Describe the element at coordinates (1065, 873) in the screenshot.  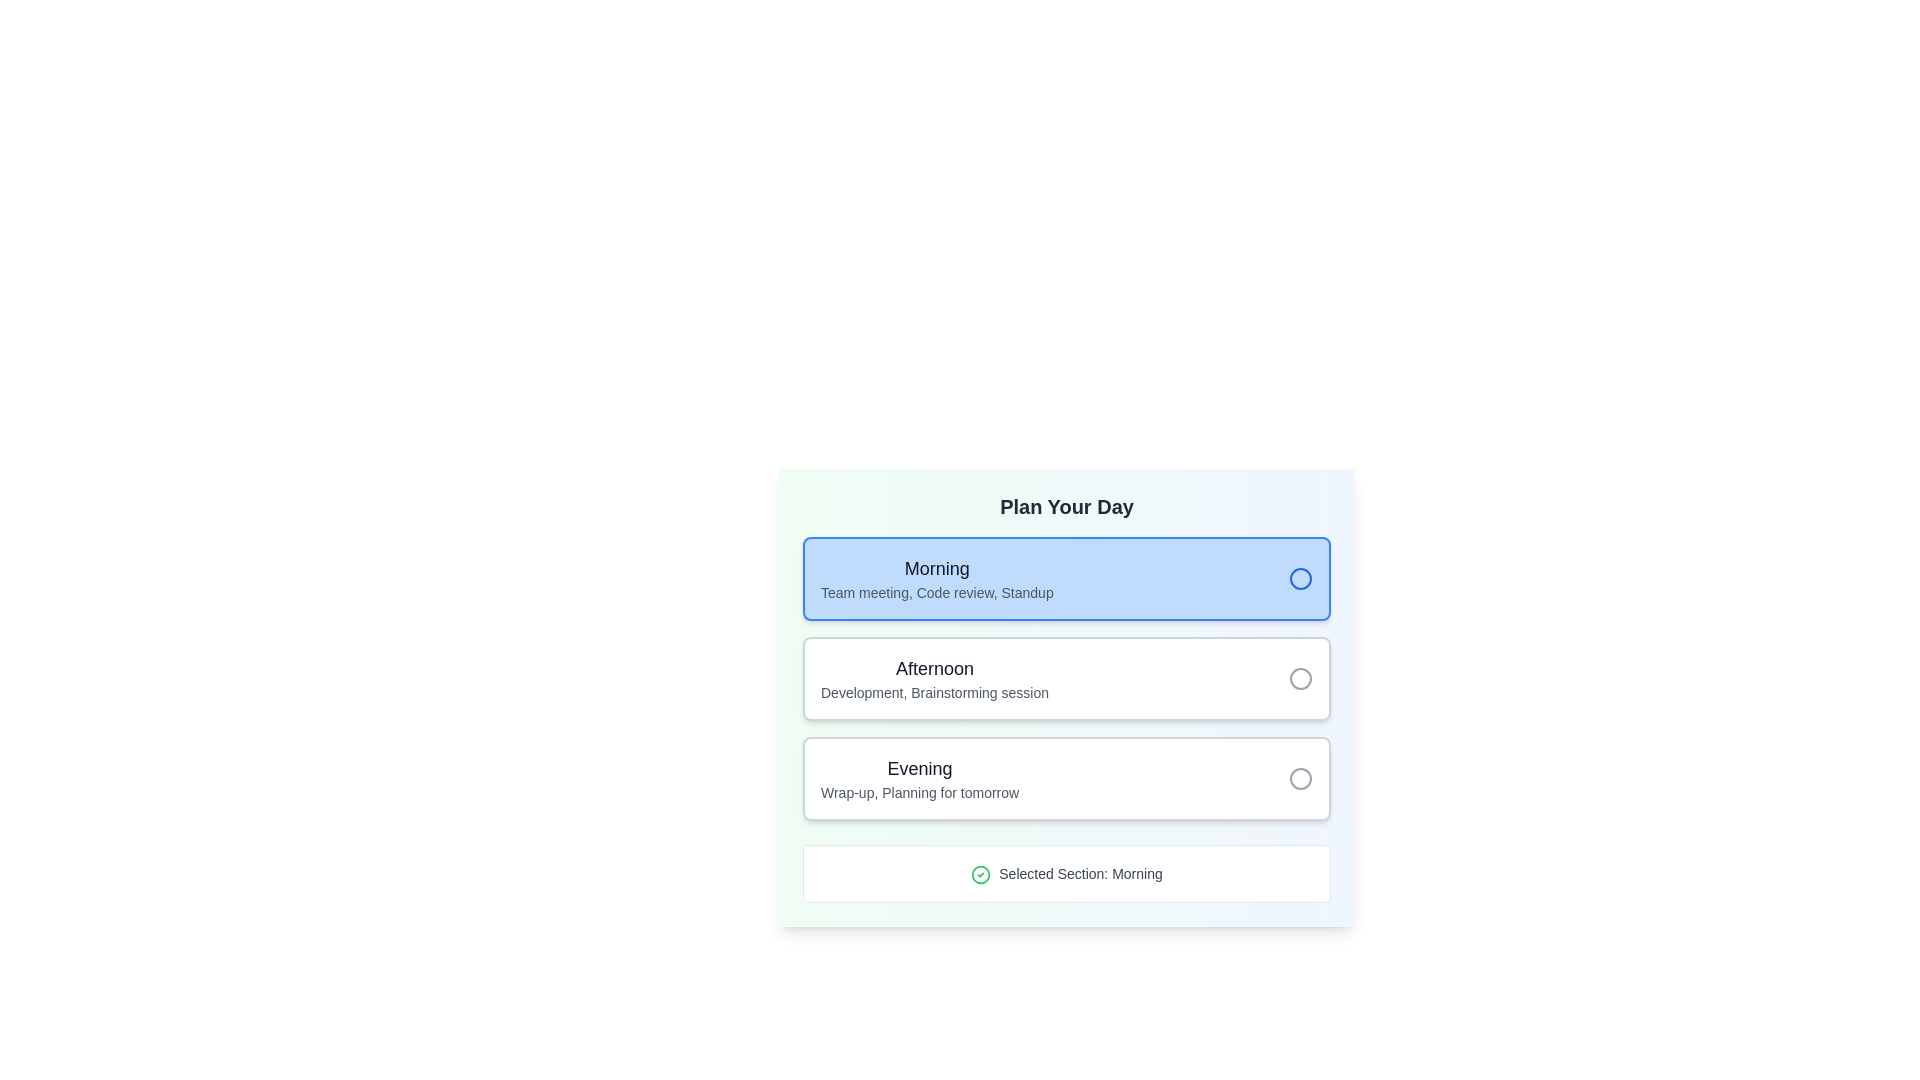
I see `the 'Morning' label with an icon located at the bottom of the 'Plan Your Day' card to provide feedback about the selection` at that location.